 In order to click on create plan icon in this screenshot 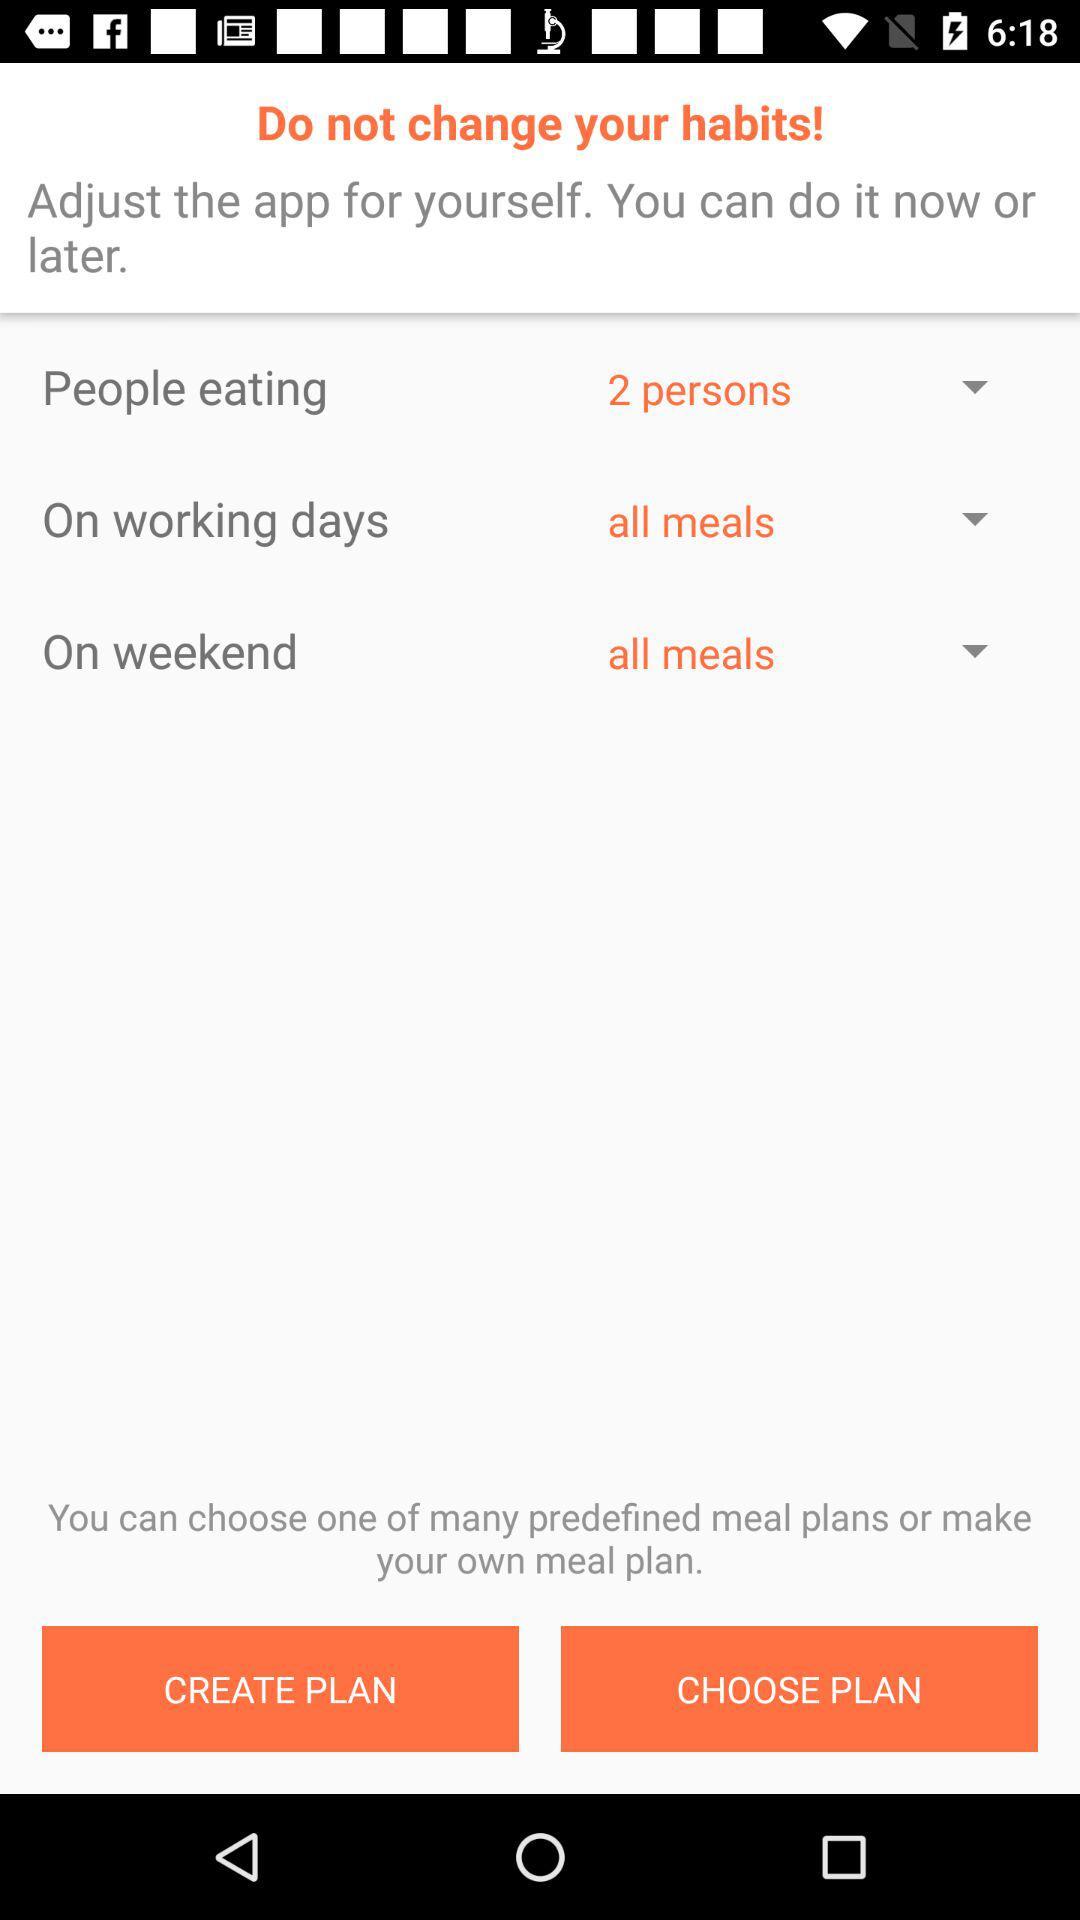, I will do `click(280, 1688)`.